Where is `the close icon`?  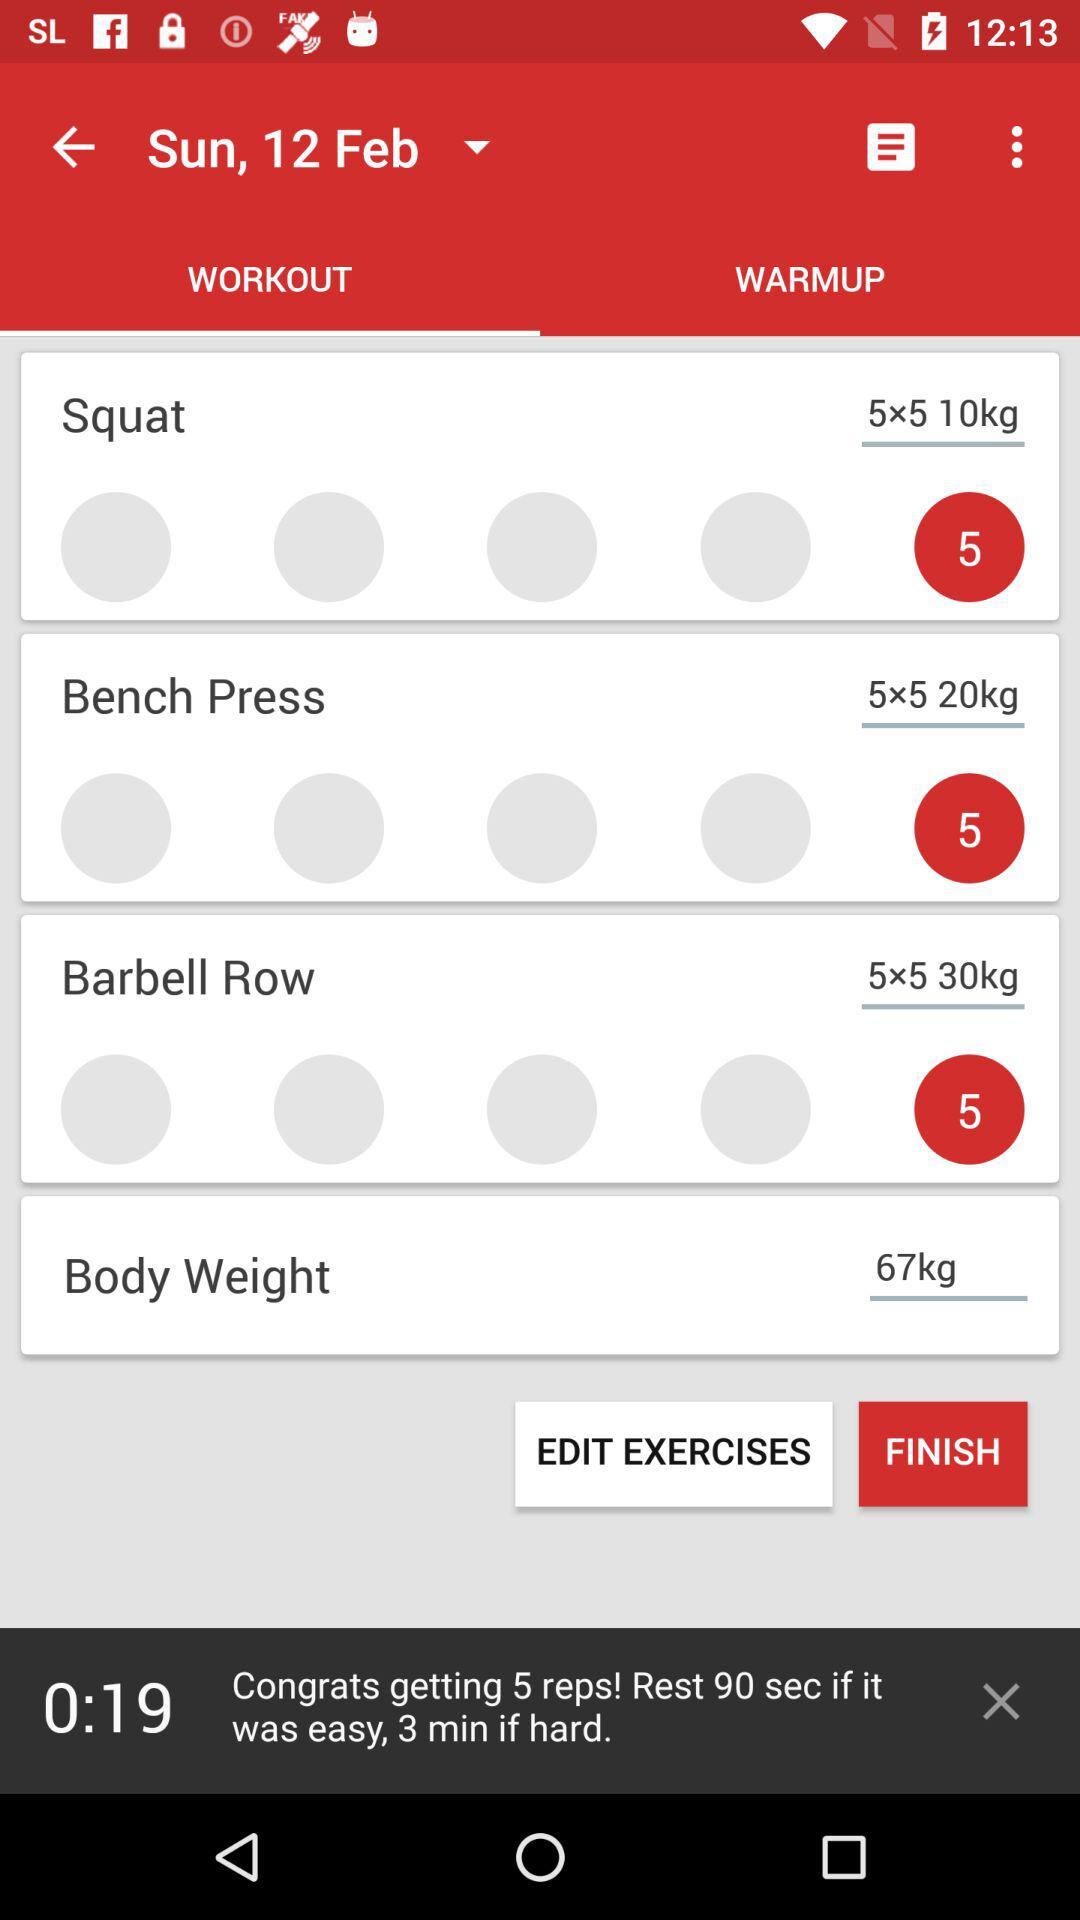
the close icon is located at coordinates (1001, 1701).